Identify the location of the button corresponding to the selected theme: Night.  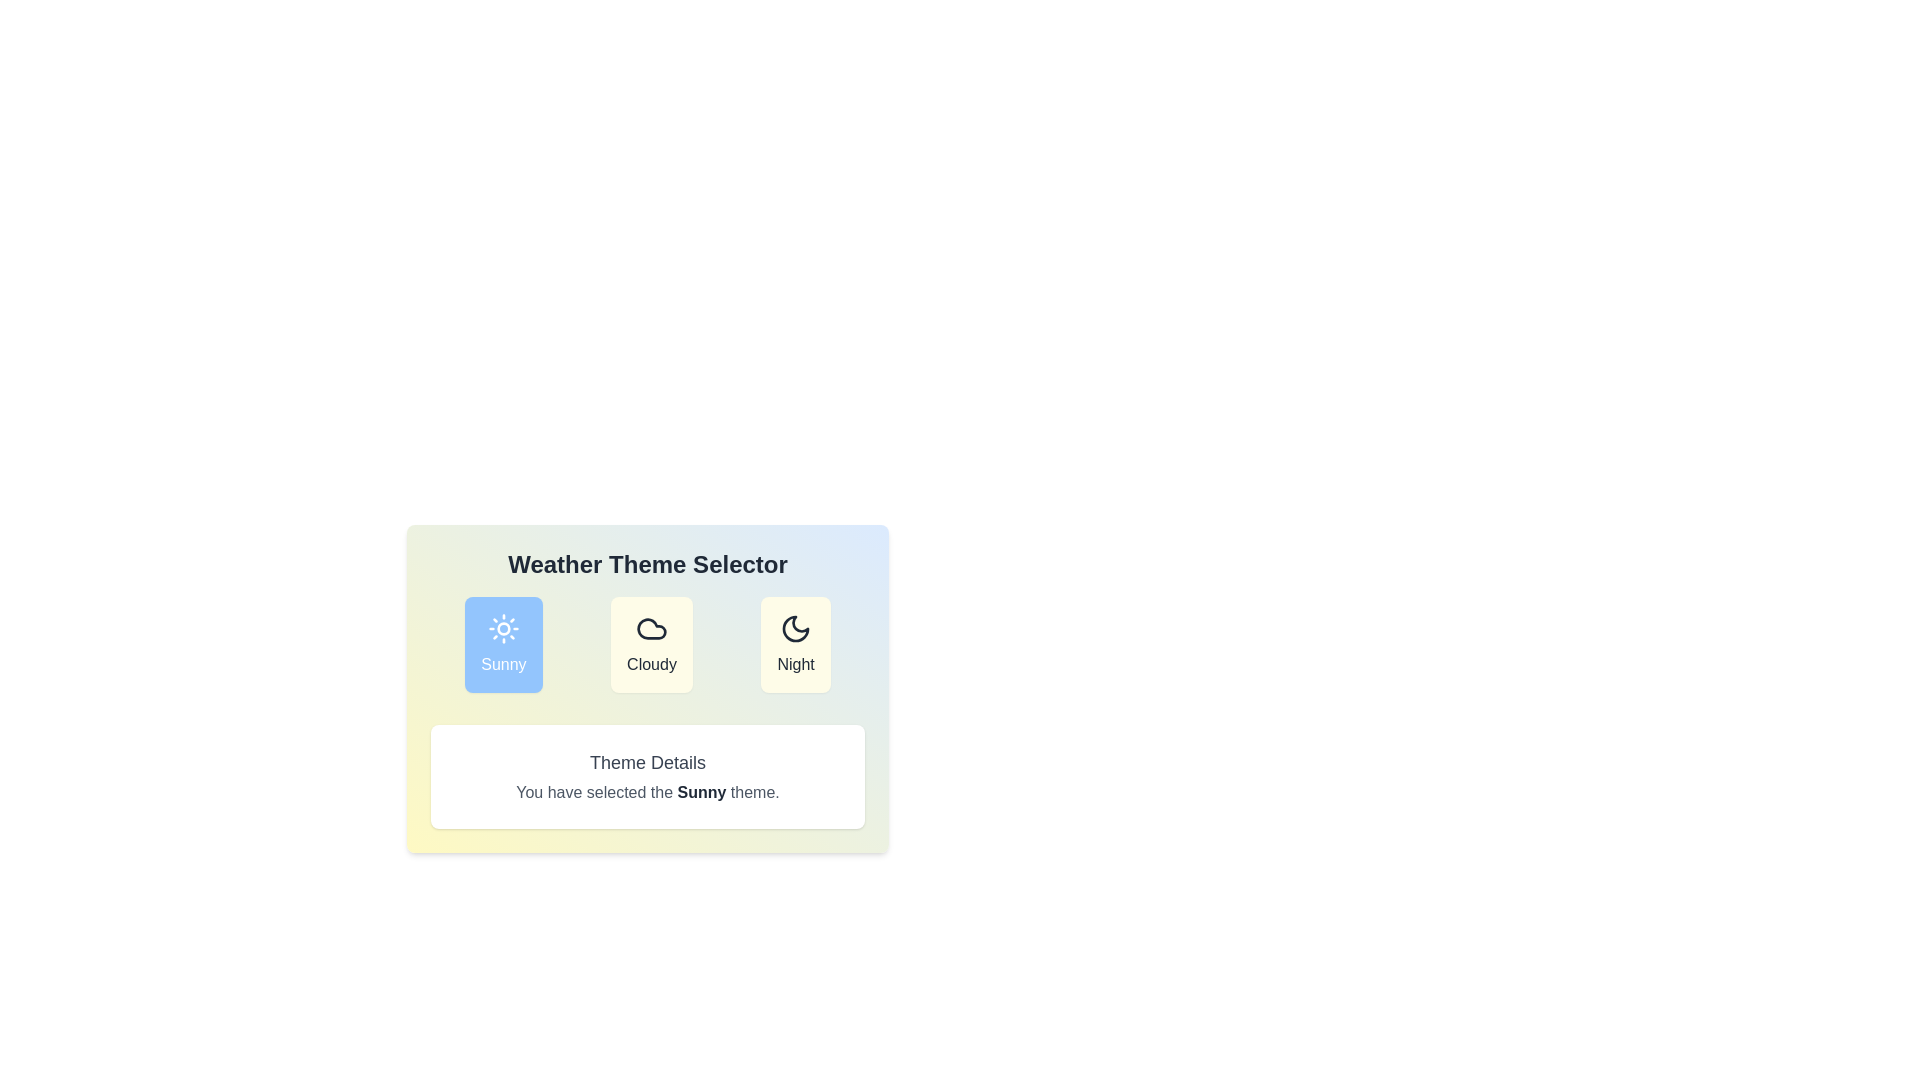
(795, 644).